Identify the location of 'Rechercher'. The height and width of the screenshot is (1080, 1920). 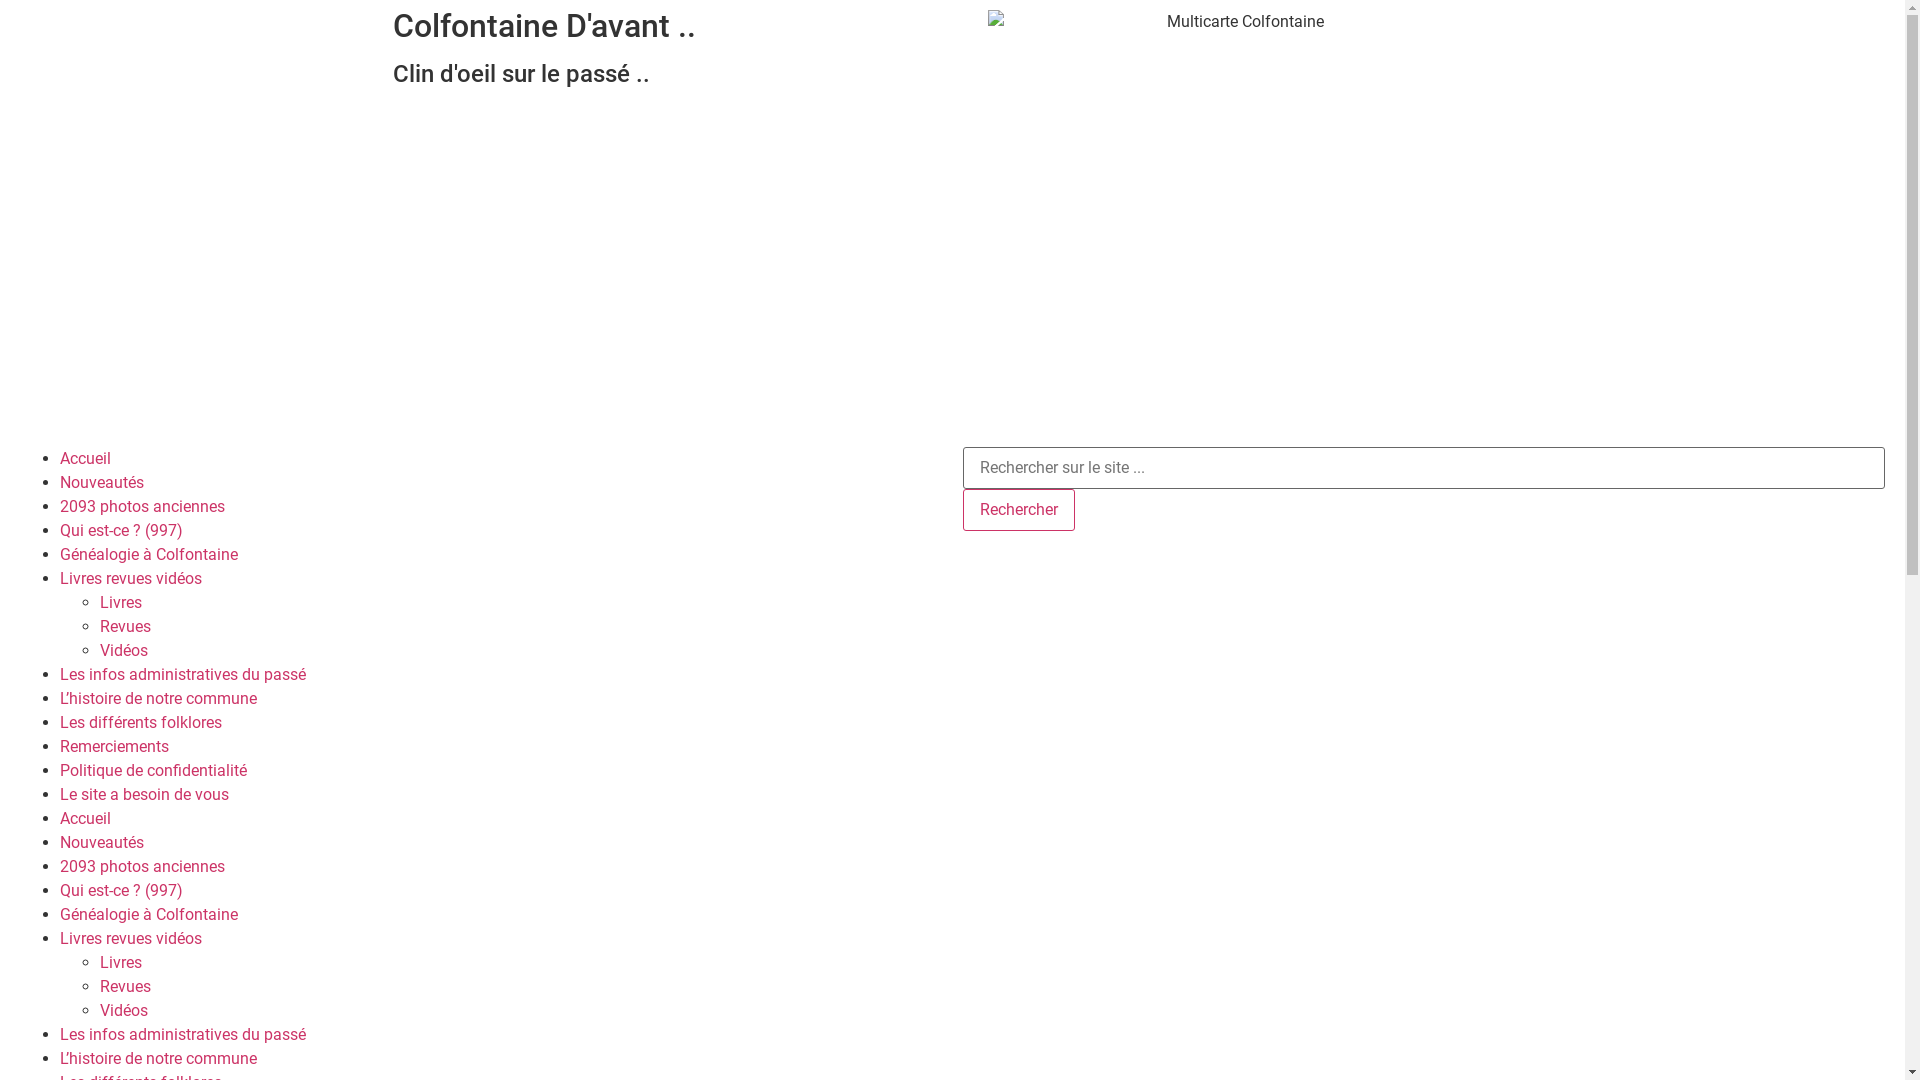
(1017, 508).